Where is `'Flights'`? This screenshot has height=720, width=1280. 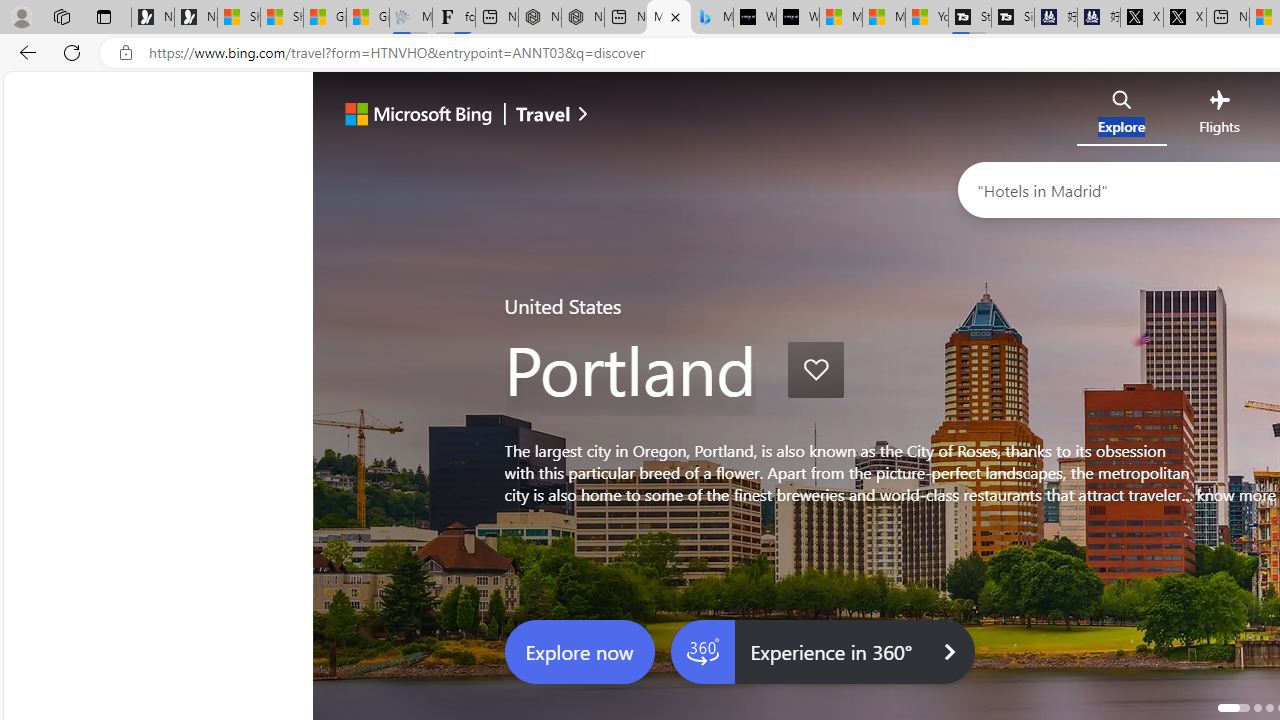 'Flights' is located at coordinates (1218, 117).